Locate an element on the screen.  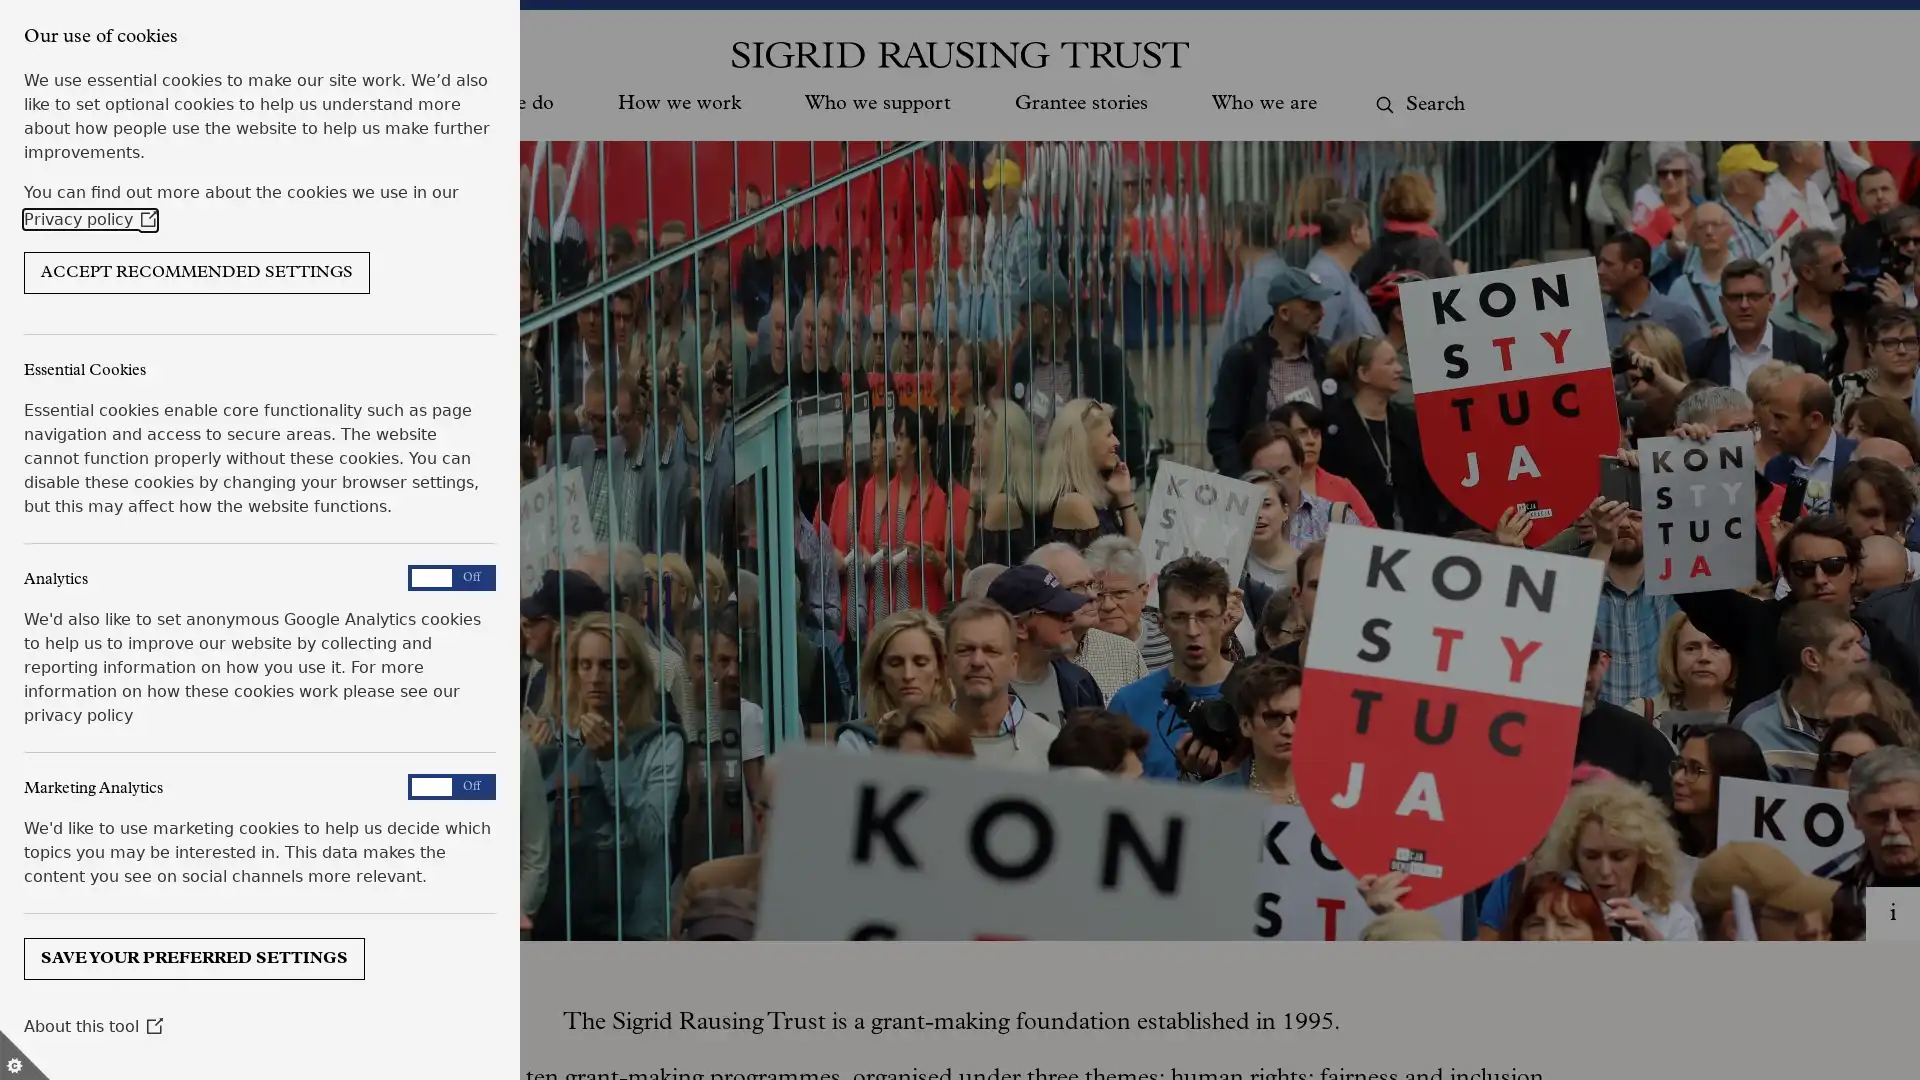
SAVE YOUR PREFERRED SETTINGS is located at coordinates (194, 956).